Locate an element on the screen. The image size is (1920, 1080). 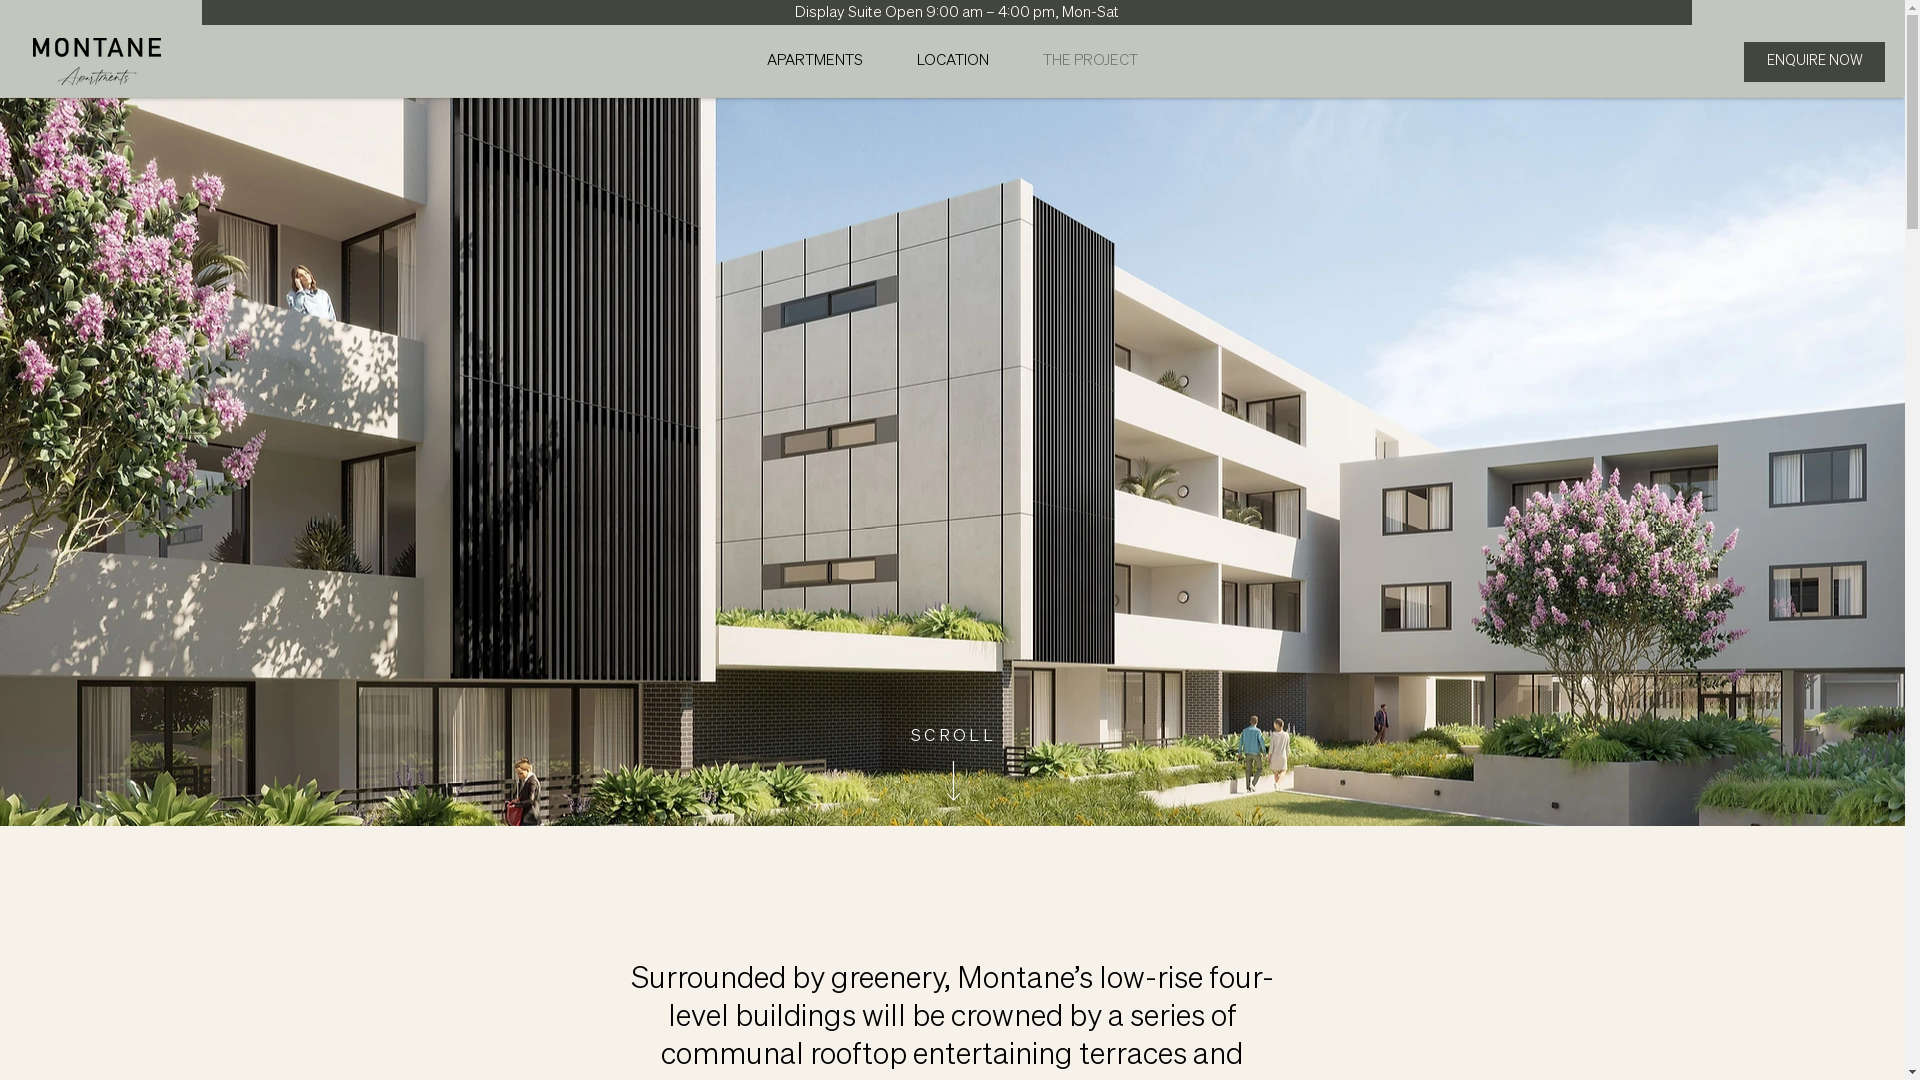
'APARTMENTS' is located at coordinates (815, 60).